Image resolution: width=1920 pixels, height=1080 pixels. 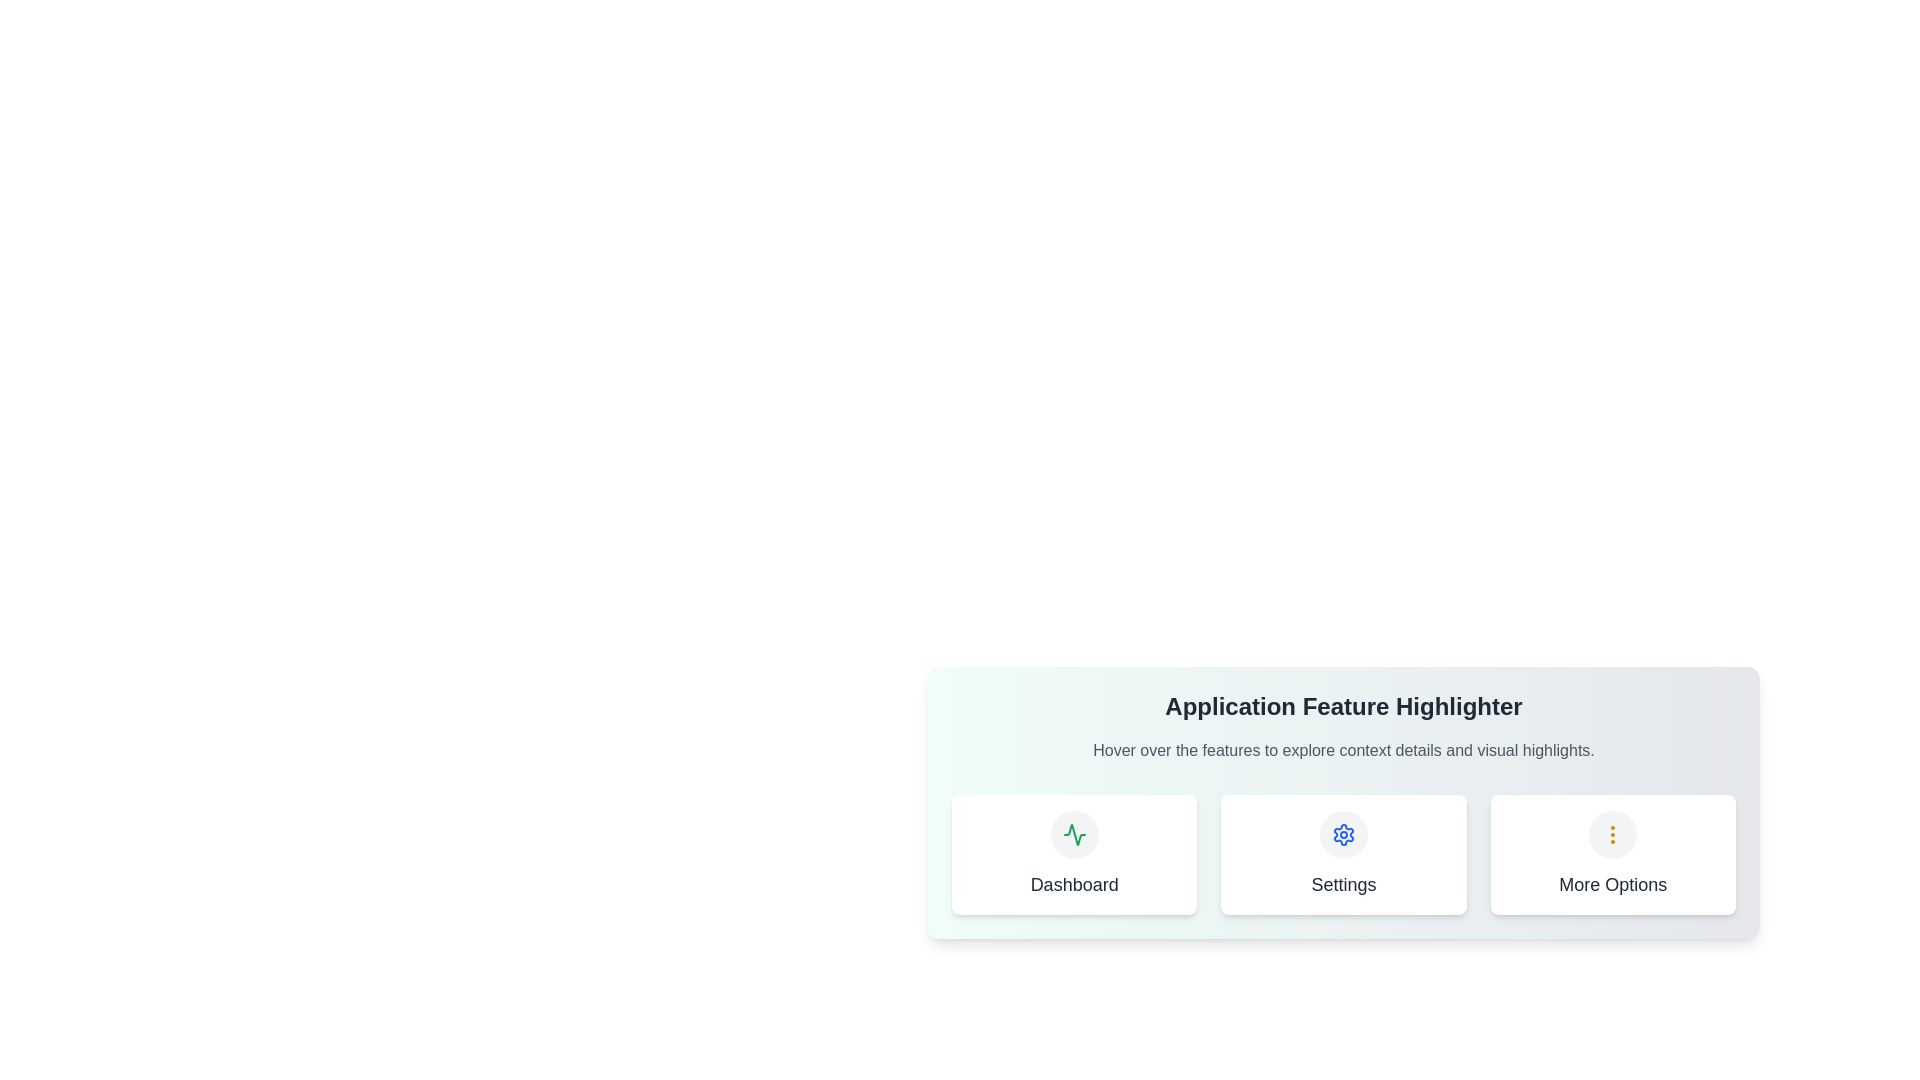 I want to click on the settings icon button located in the middle column under the 'Settings' label, so click(x=1344, y=834).